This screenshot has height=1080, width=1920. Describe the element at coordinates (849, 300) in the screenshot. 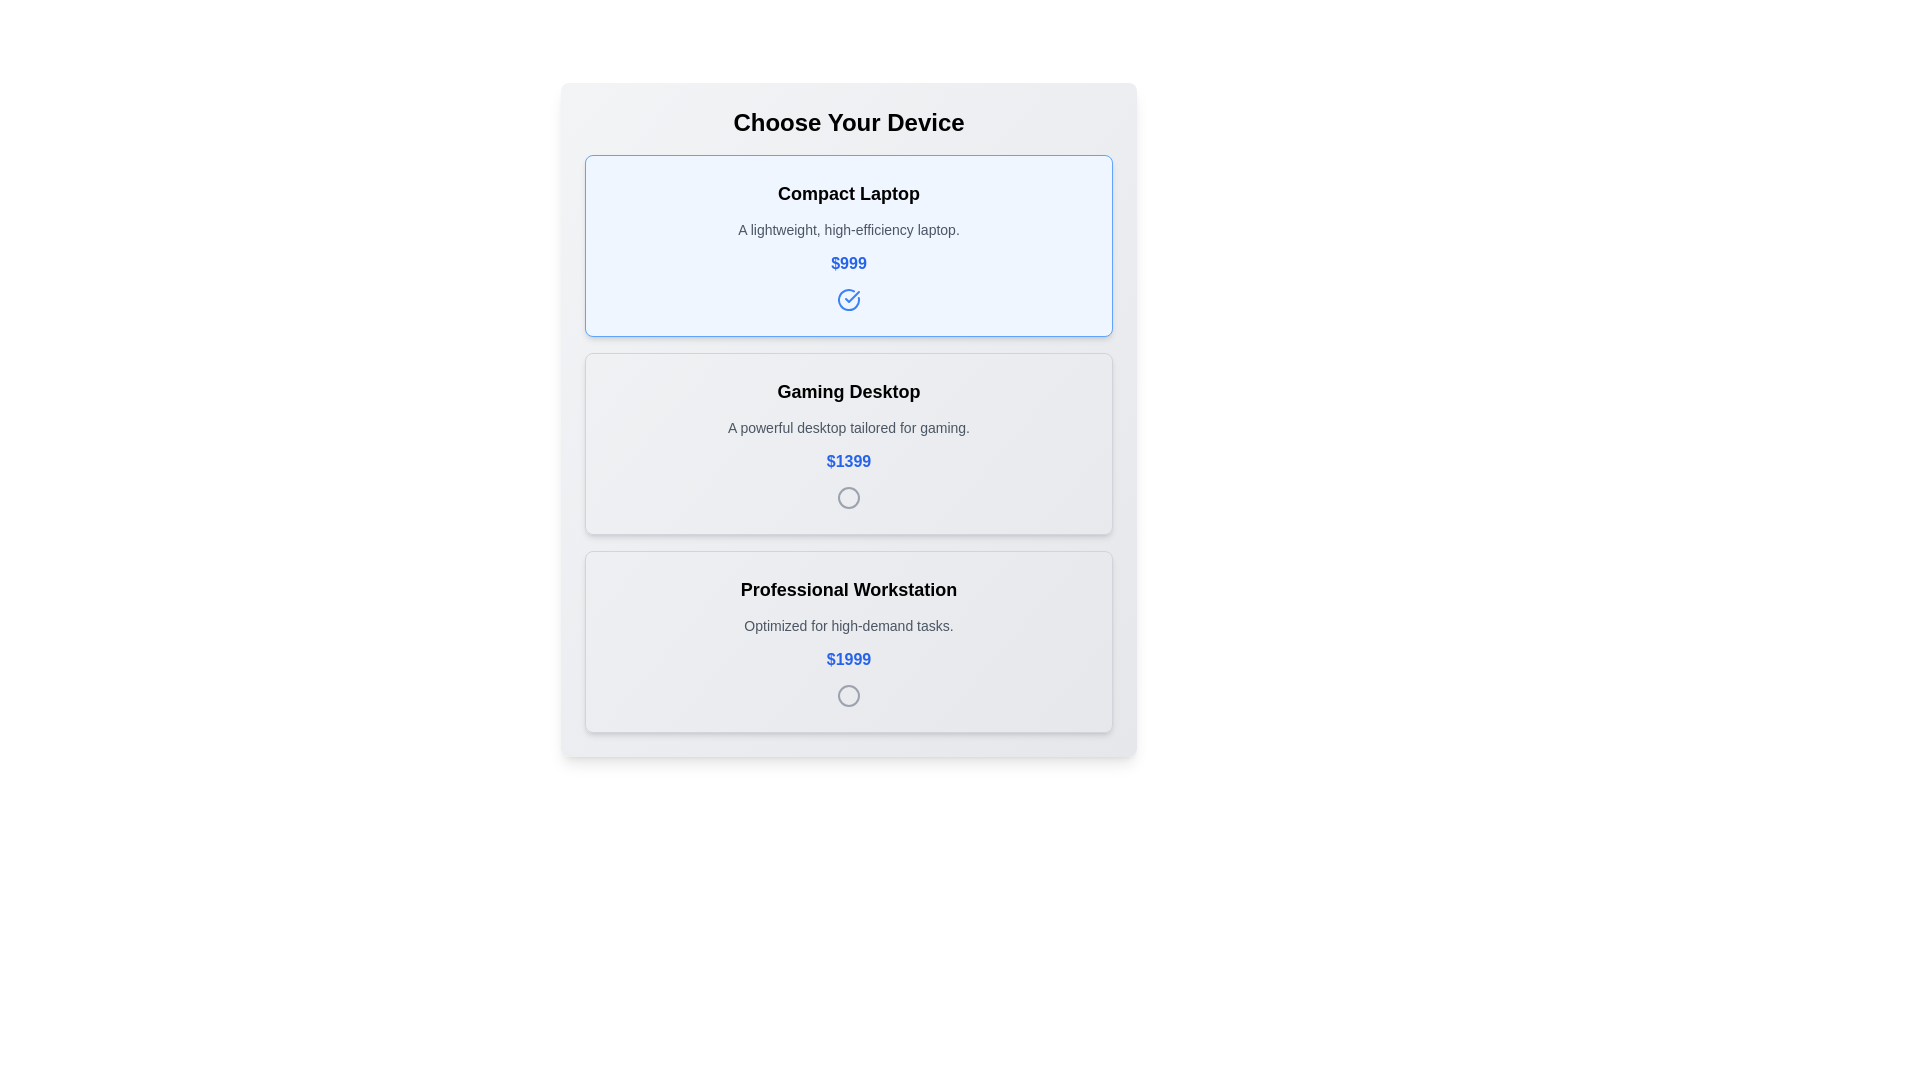

I see `the graphical icon, which is a blue circle with a checkmark, located centrally below the '$999' text in the 'Compact Laptop' selection card` at that location.